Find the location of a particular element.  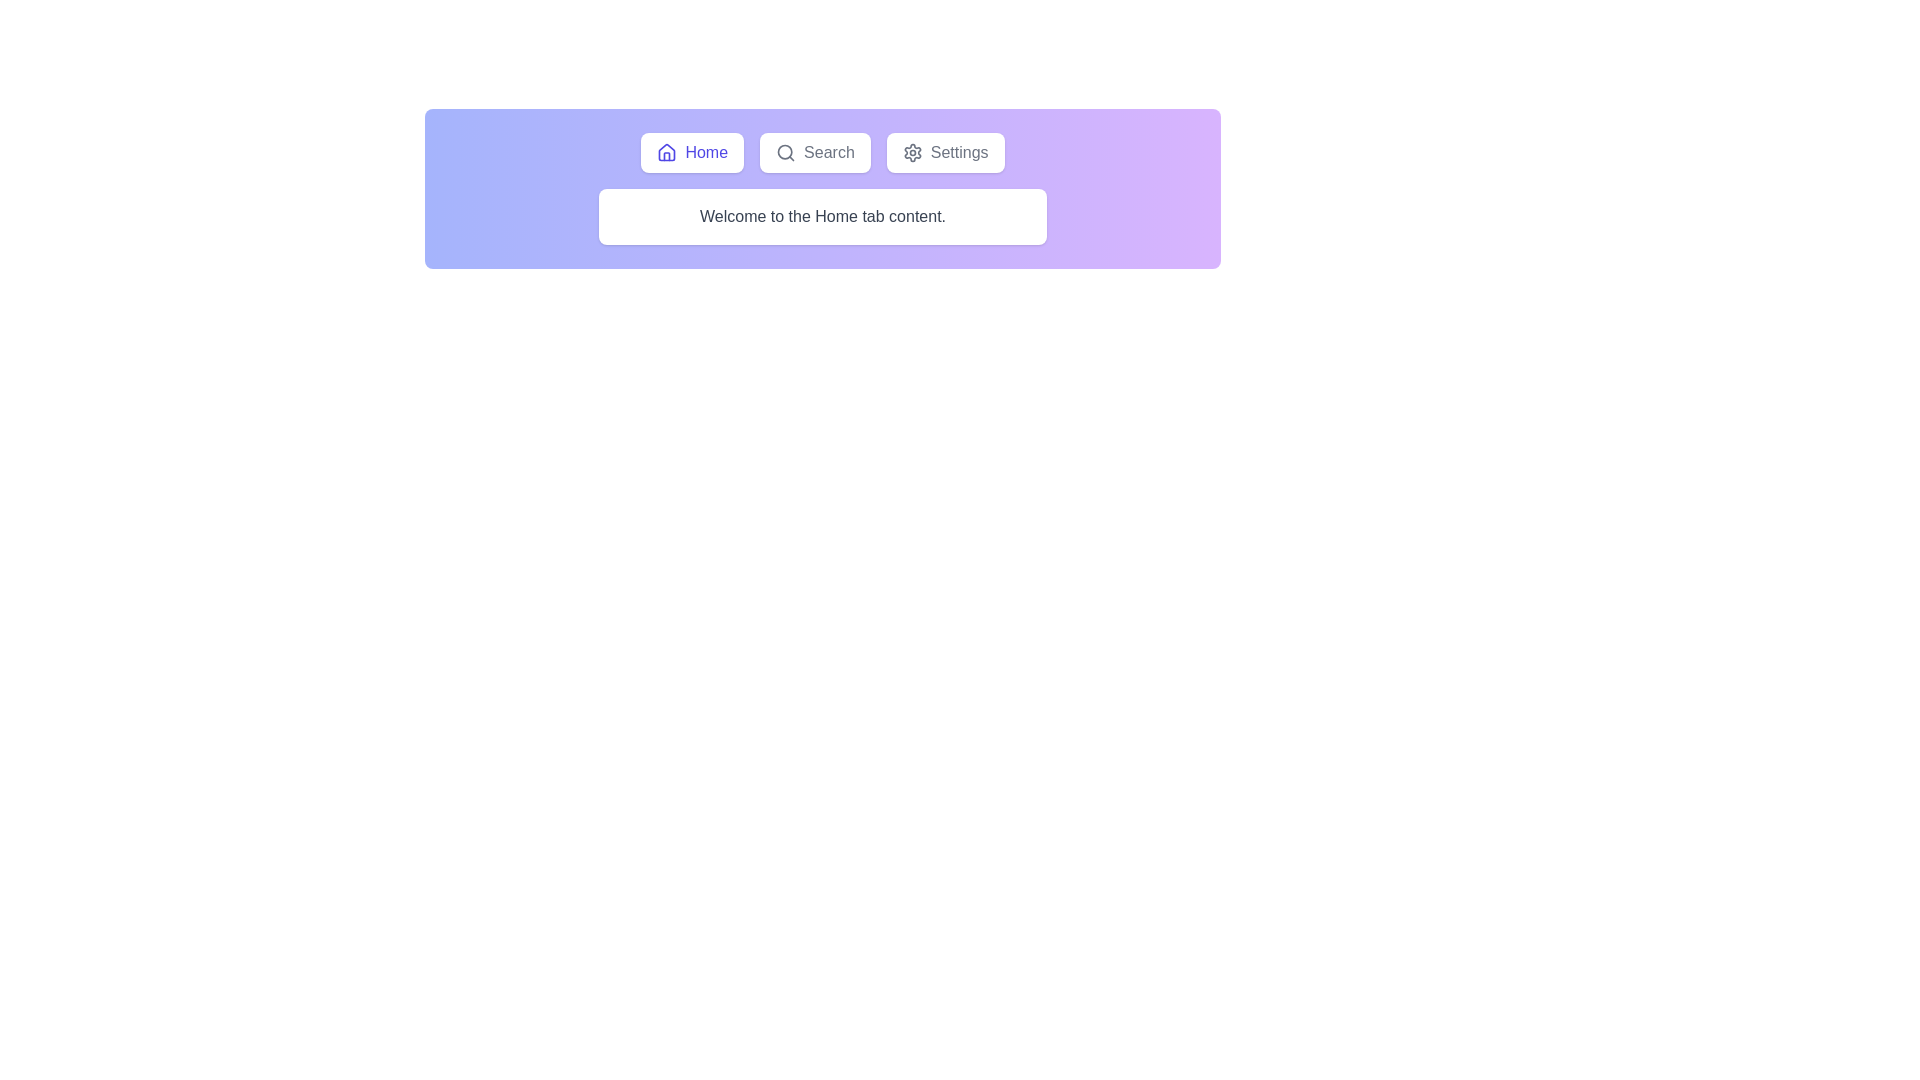

the third button in a horizontal row, located to the right of the 'Search' button is located at coordinates (944, 152).